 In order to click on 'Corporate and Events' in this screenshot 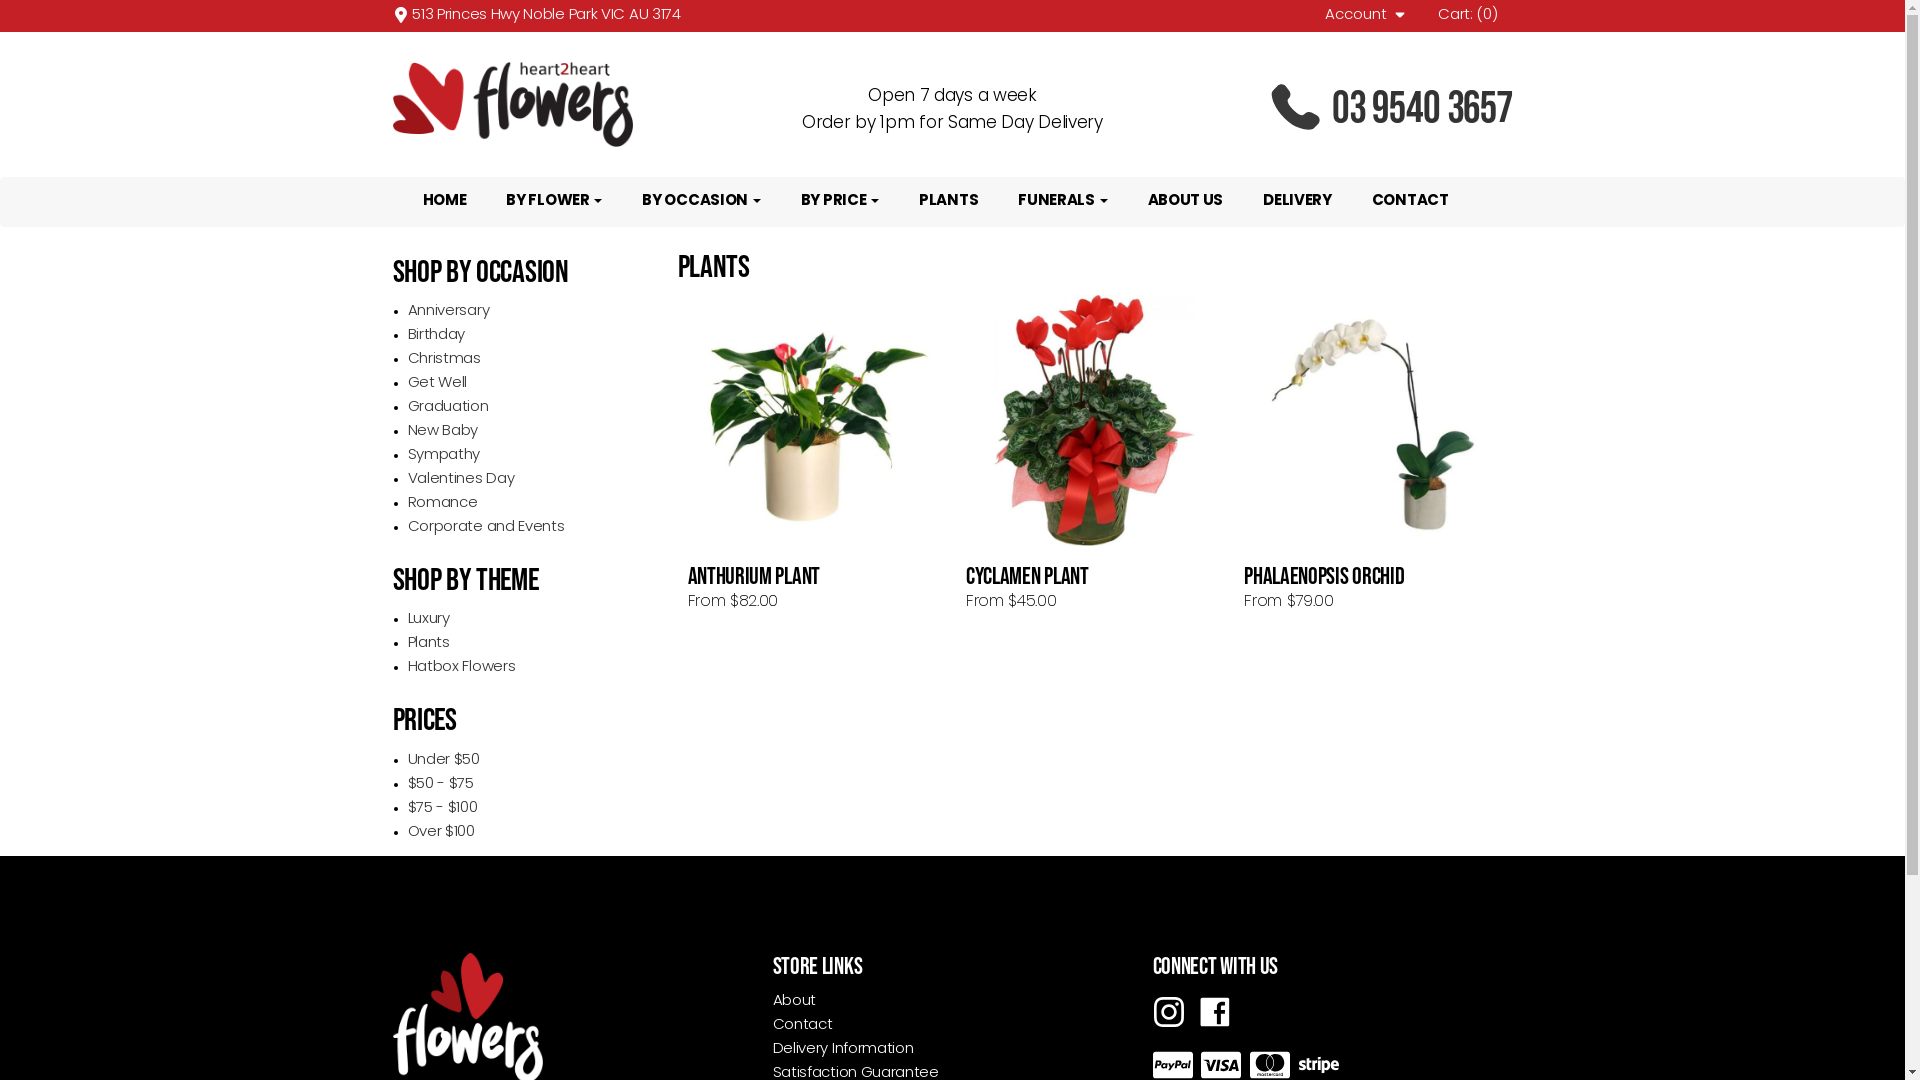, I will do `click(486, 526)`.